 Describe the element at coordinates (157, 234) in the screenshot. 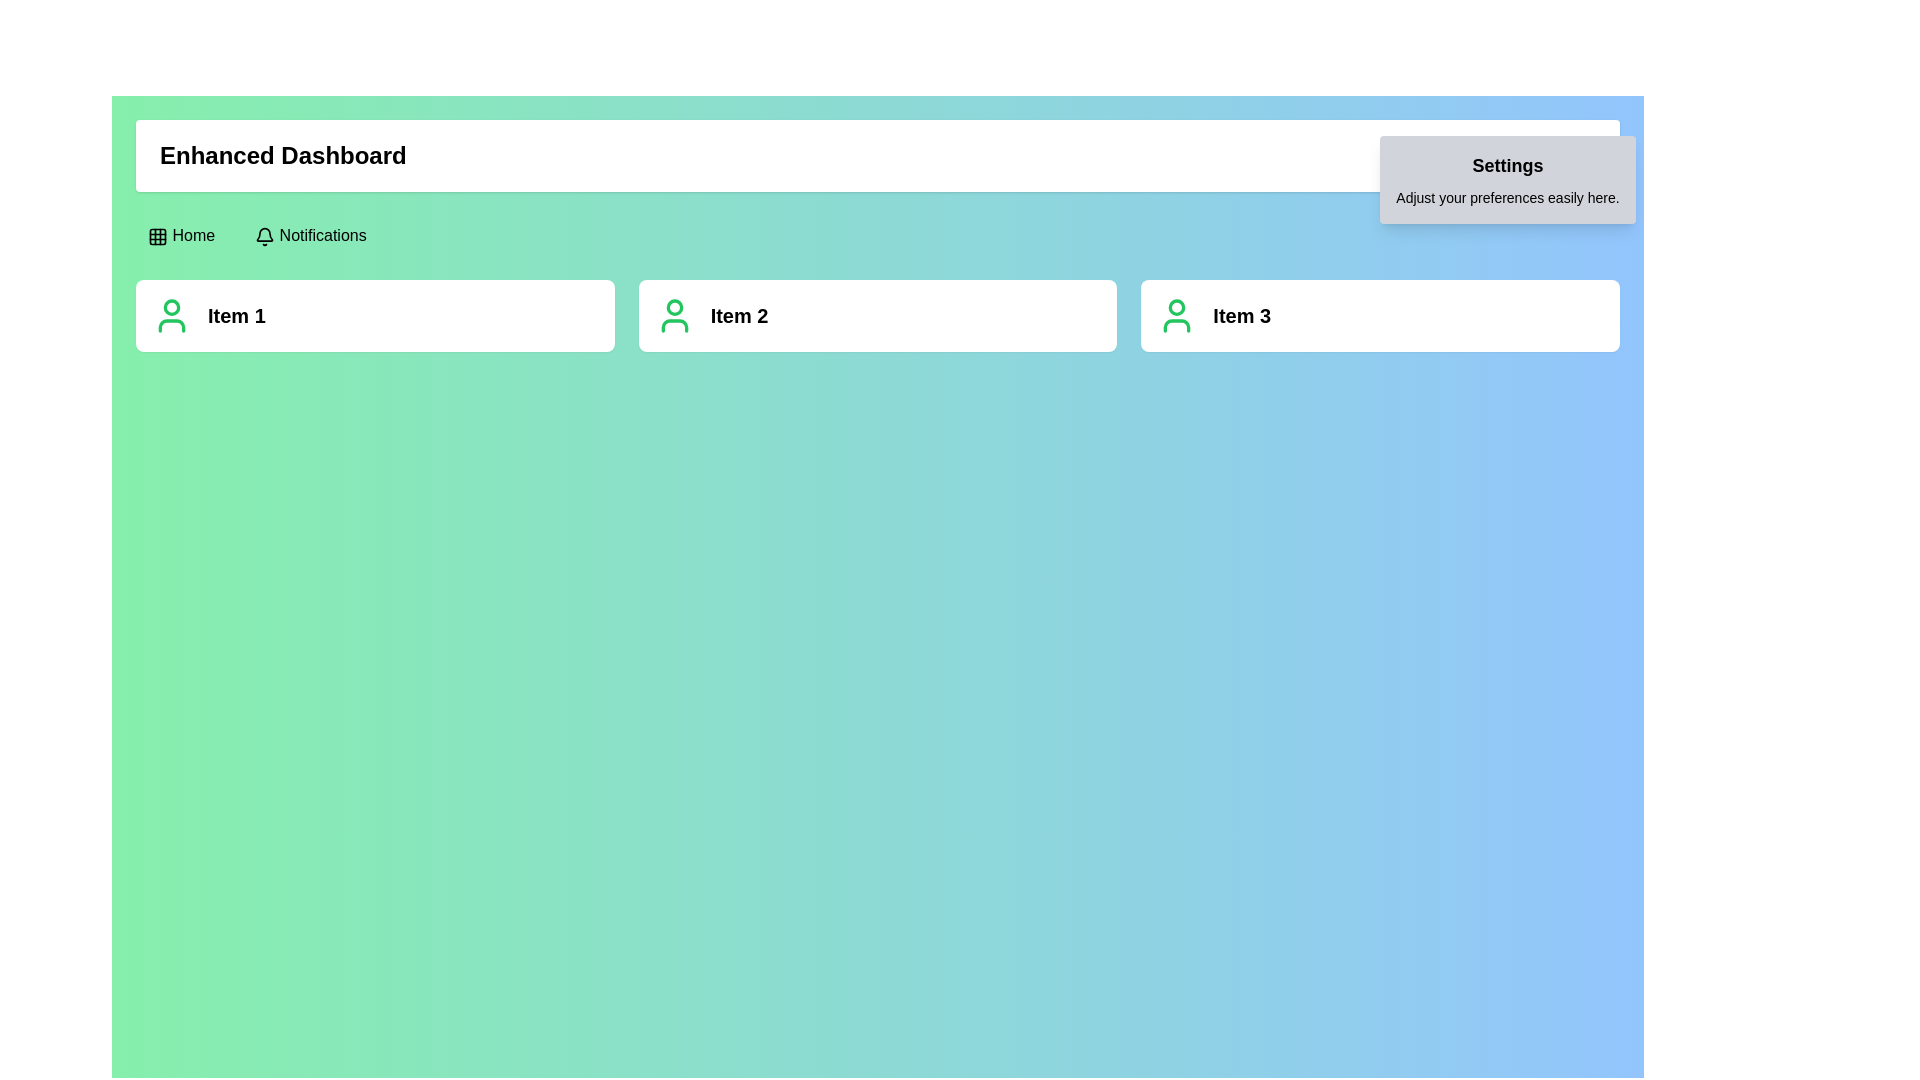

I see `the center square grid cell with rounded corners and a green fill color located in the top-left corner of the interface` at that location.